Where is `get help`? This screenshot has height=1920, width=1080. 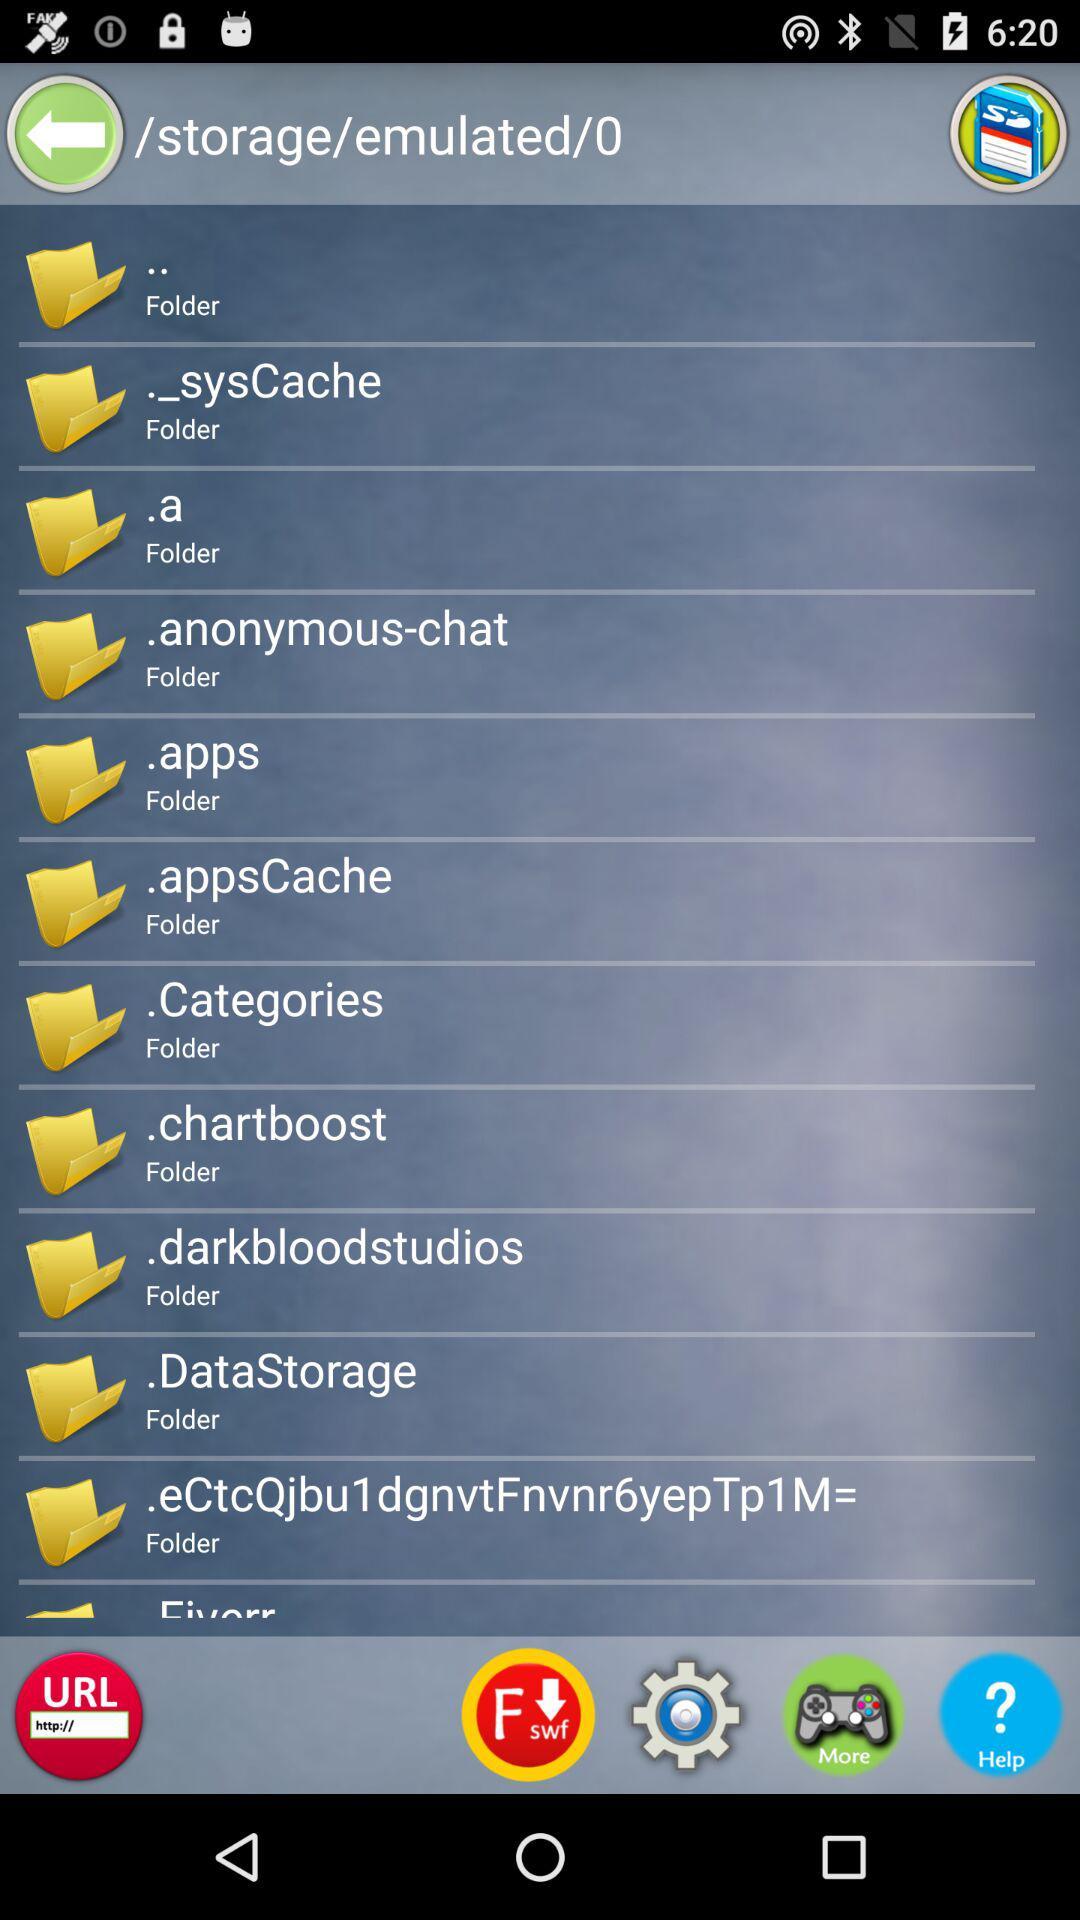 get help is located at coordinates (1001, 1714).